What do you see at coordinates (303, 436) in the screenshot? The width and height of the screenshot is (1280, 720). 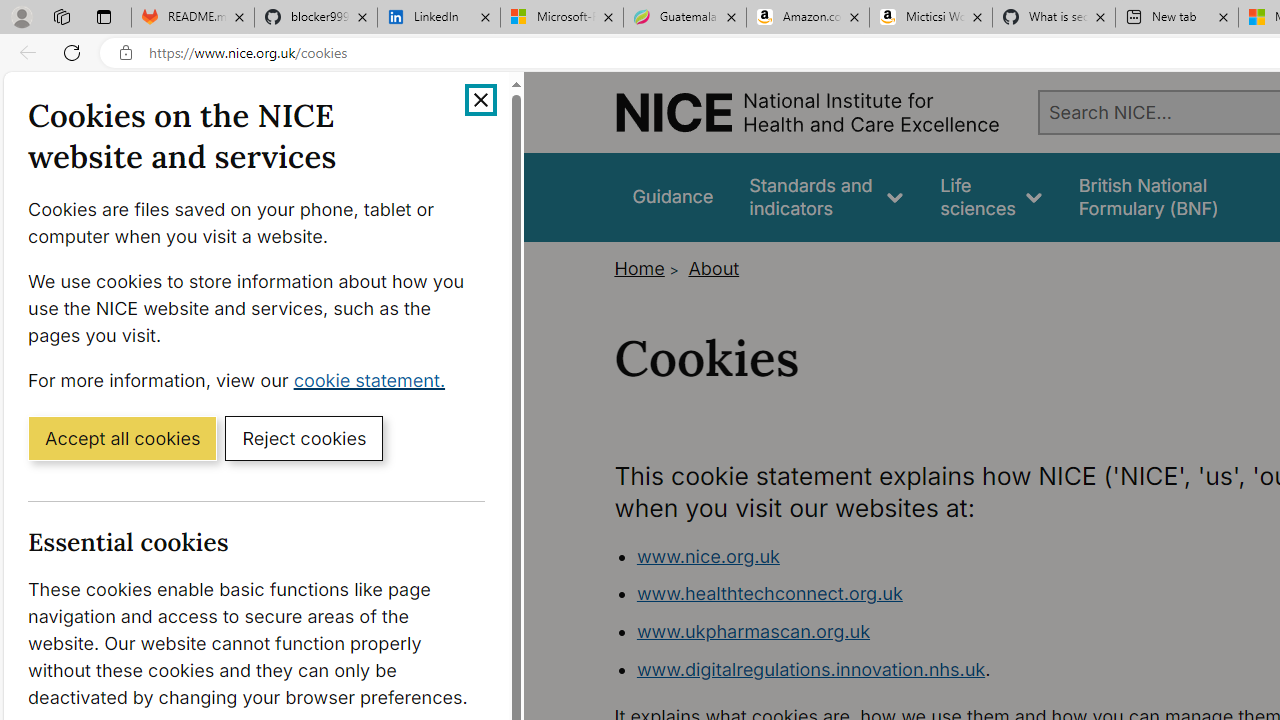 I see `'Reject cookies'` at bounding box center [303, 436].